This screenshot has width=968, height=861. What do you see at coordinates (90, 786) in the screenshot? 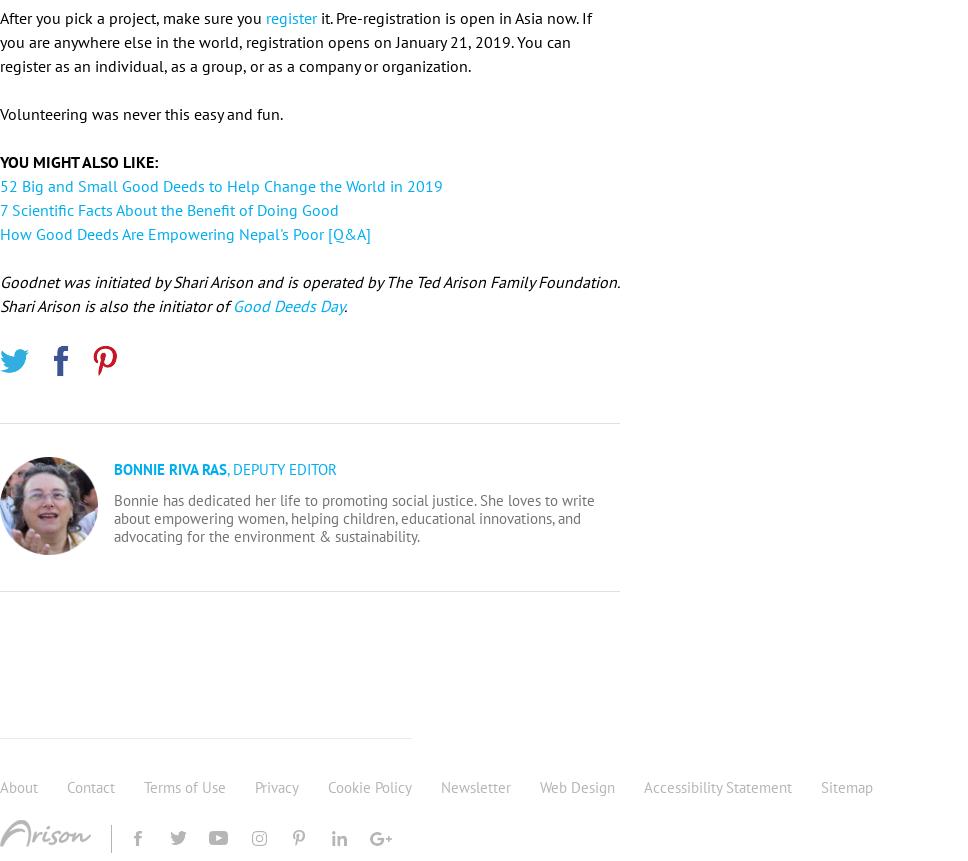
I see `'Contact'` at bounding box center [90, 786].